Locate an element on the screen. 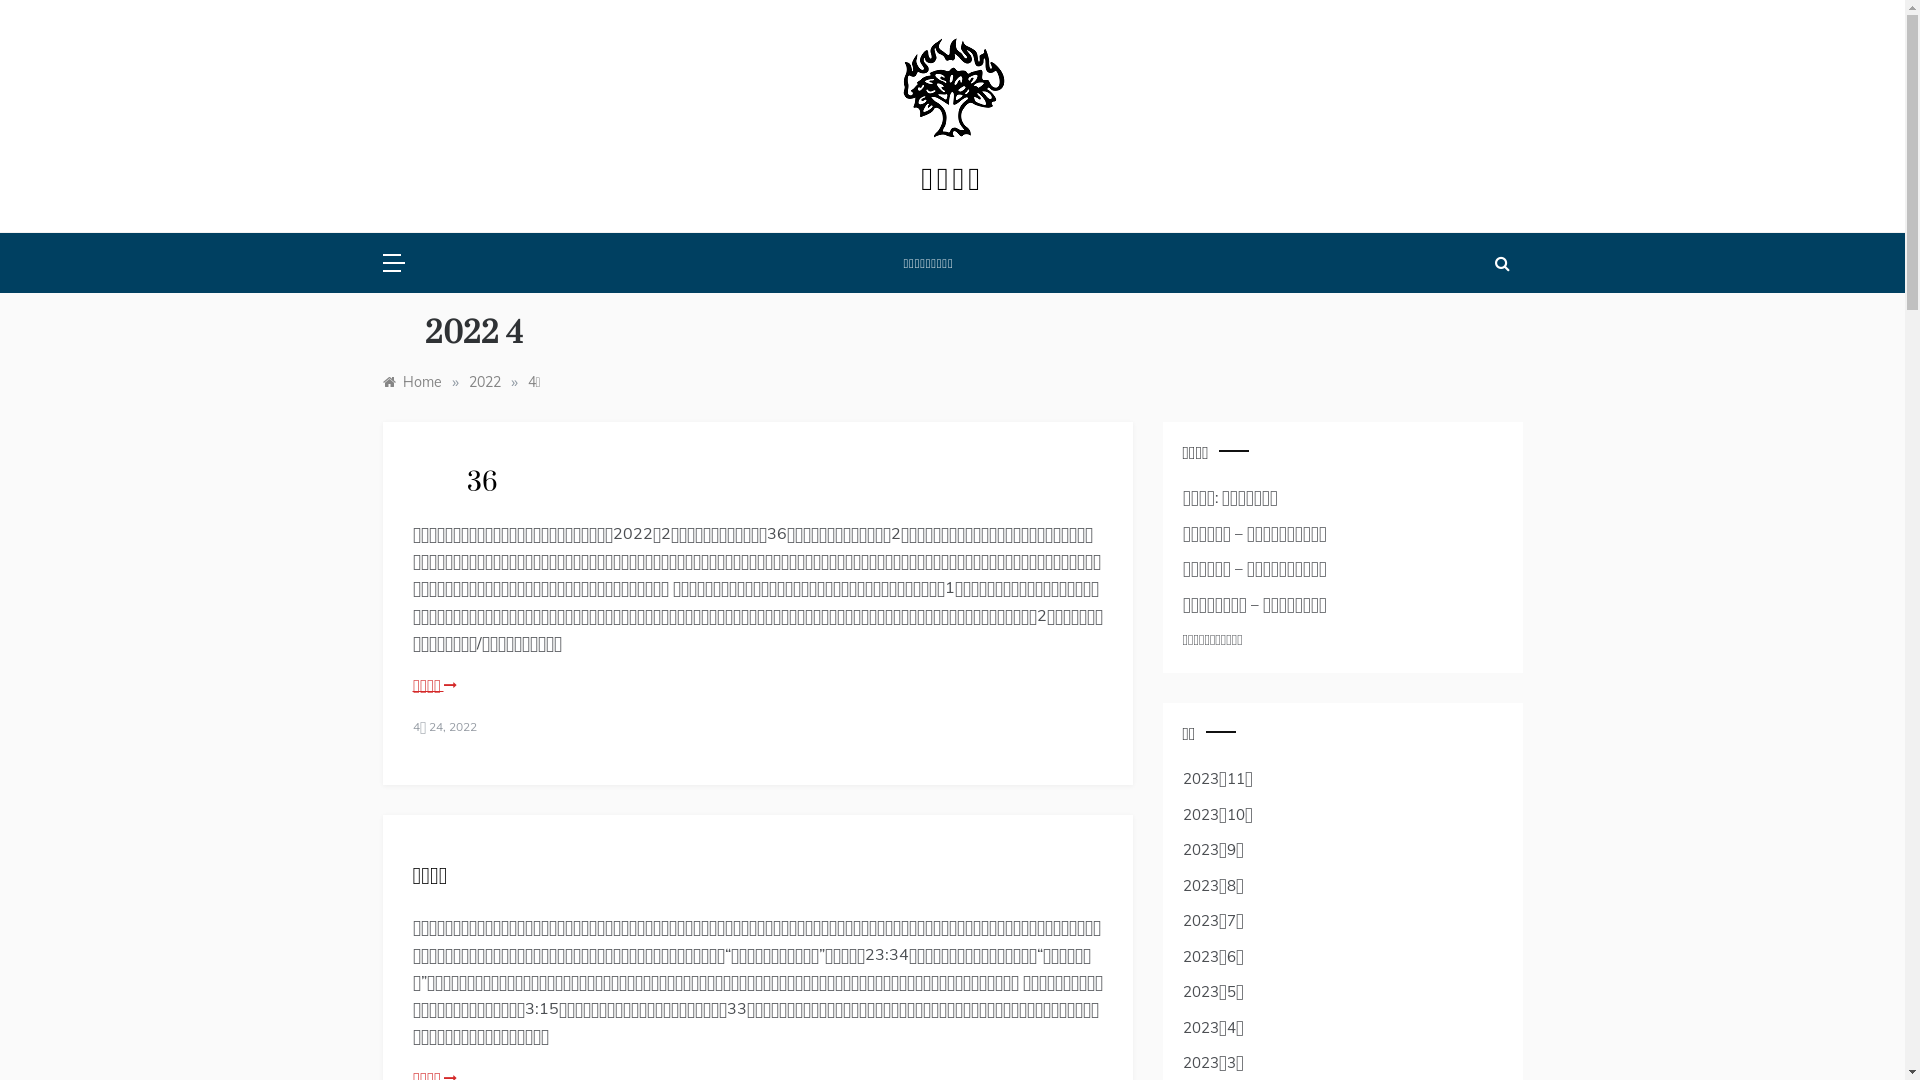  'Home' is located at coordinates (410, 381).